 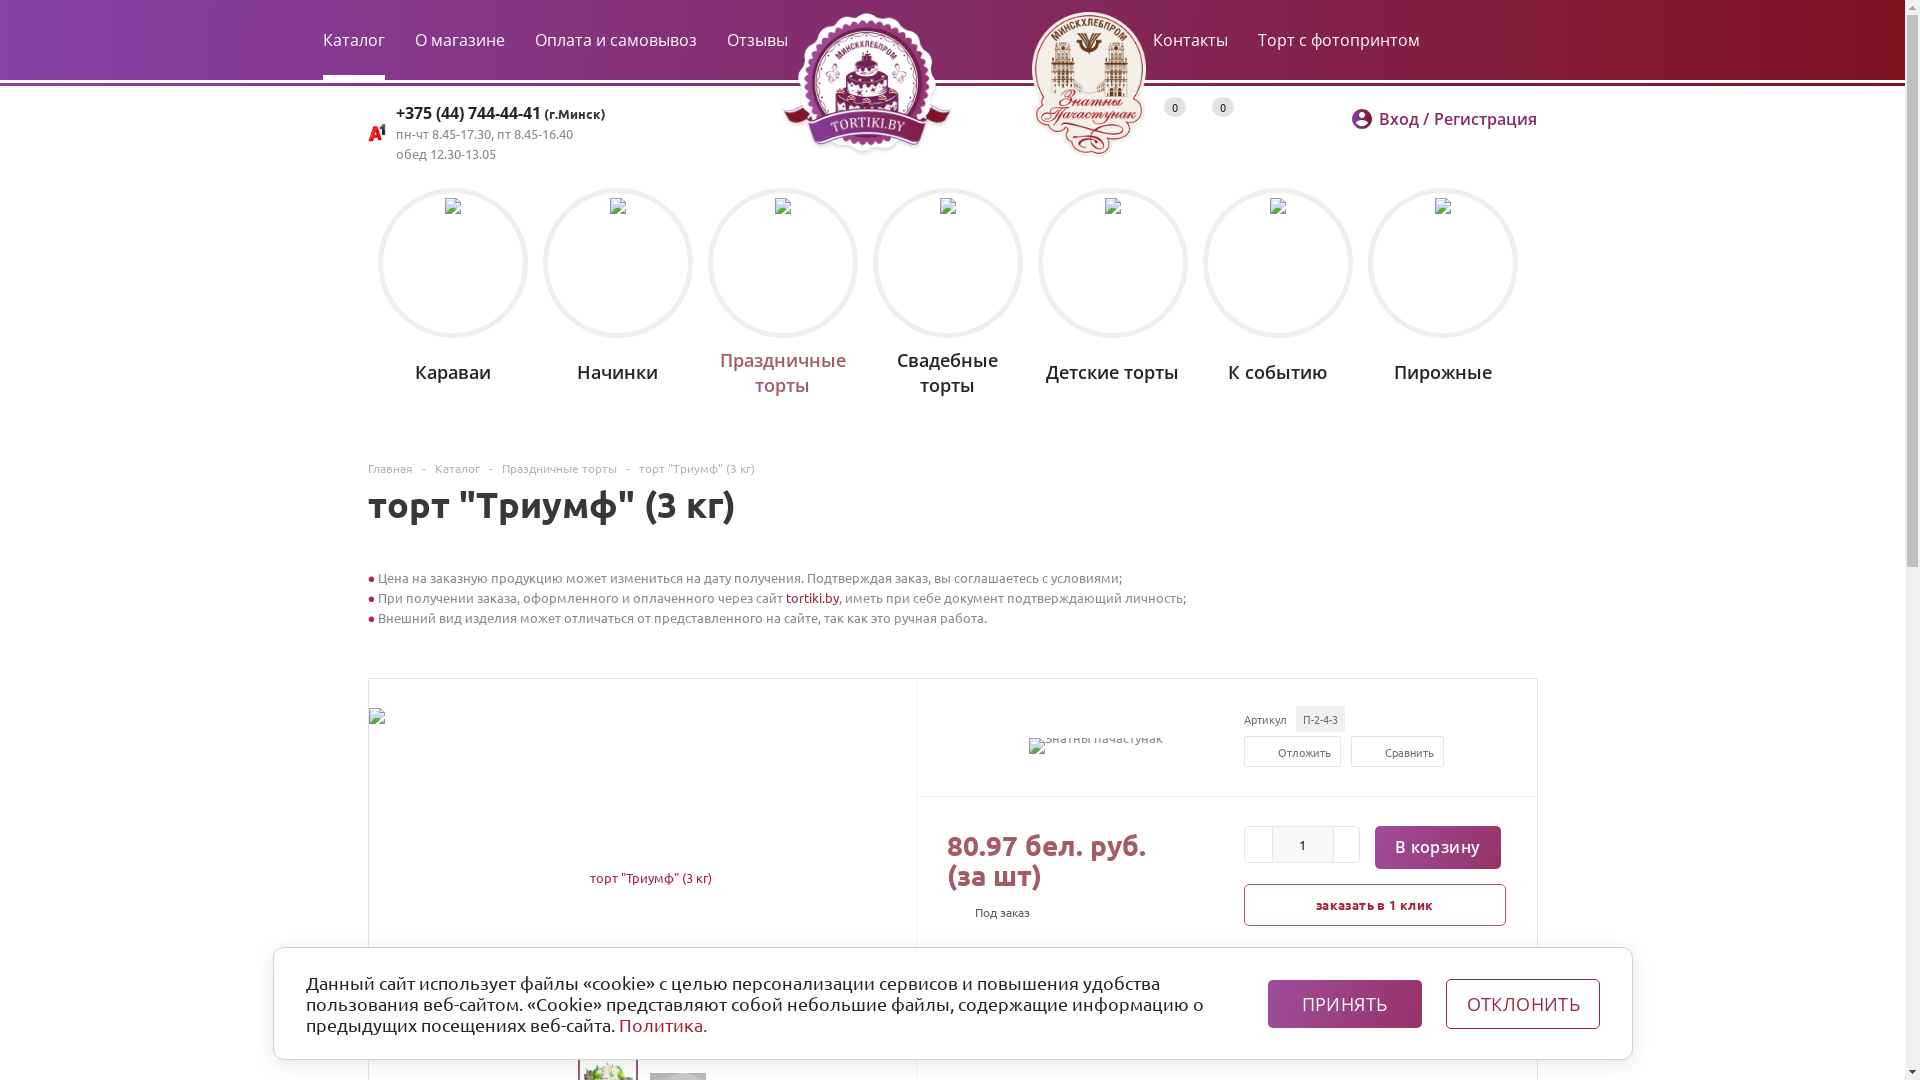 What do you see at coordinates (1175, 107) in the screenshot?
I see `'0'` at bounding box center [1175, 107].